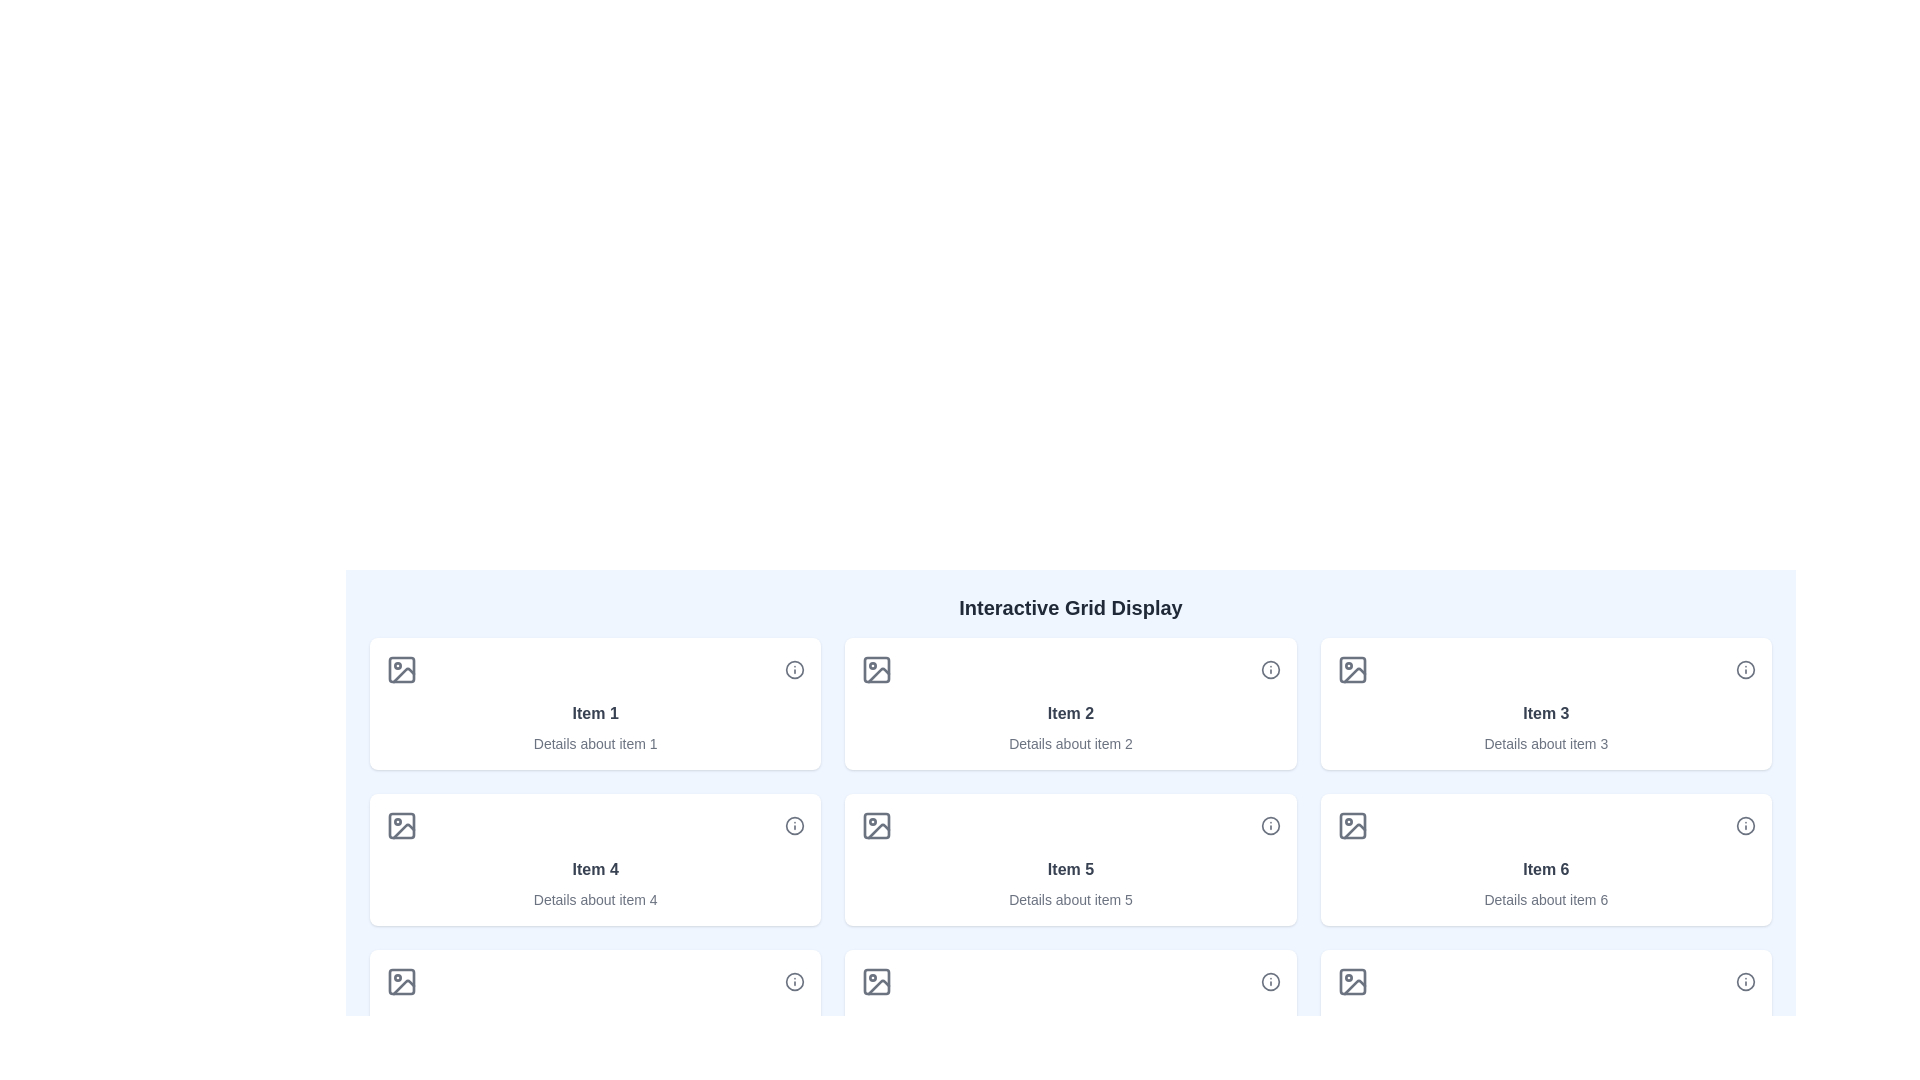 The height and width of the screenshot is (1080, 1920). Describe the element at coordinates (1354, 675) in the screenshot. I see `the third visual feature of the SVG icon, which resembles a slanted line and is styled in gray, located inside the 'Item 3' card in the top-right corner of the grid layout` at that location.